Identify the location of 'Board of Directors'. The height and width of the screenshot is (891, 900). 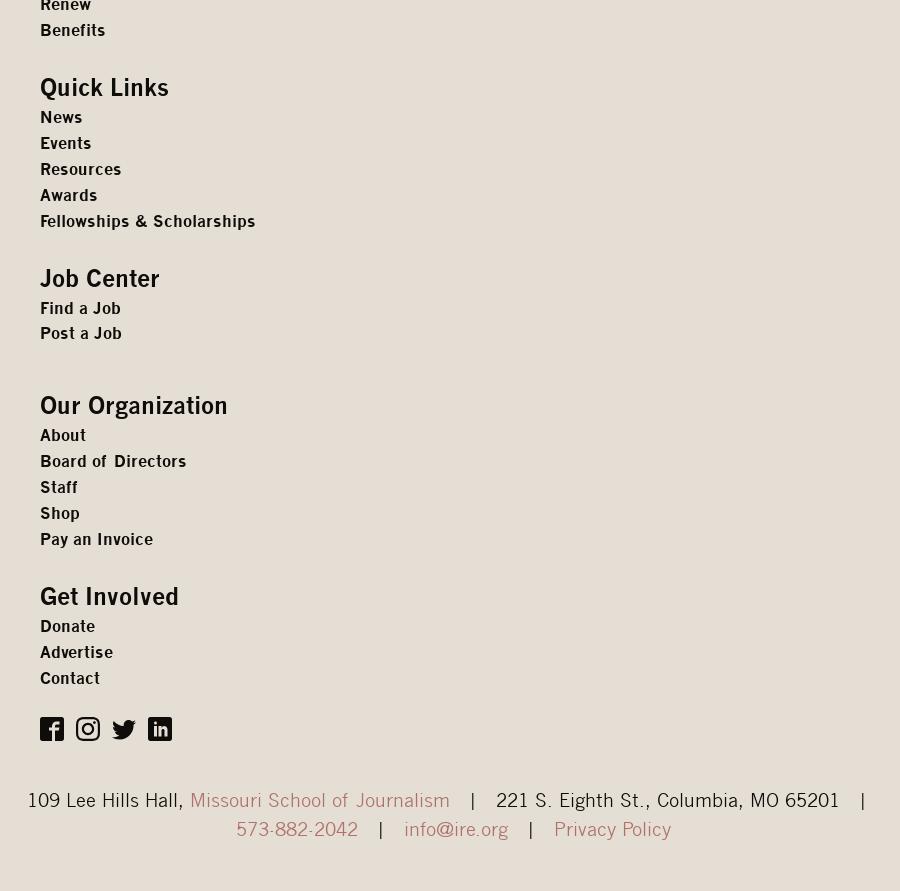
(113, 460).